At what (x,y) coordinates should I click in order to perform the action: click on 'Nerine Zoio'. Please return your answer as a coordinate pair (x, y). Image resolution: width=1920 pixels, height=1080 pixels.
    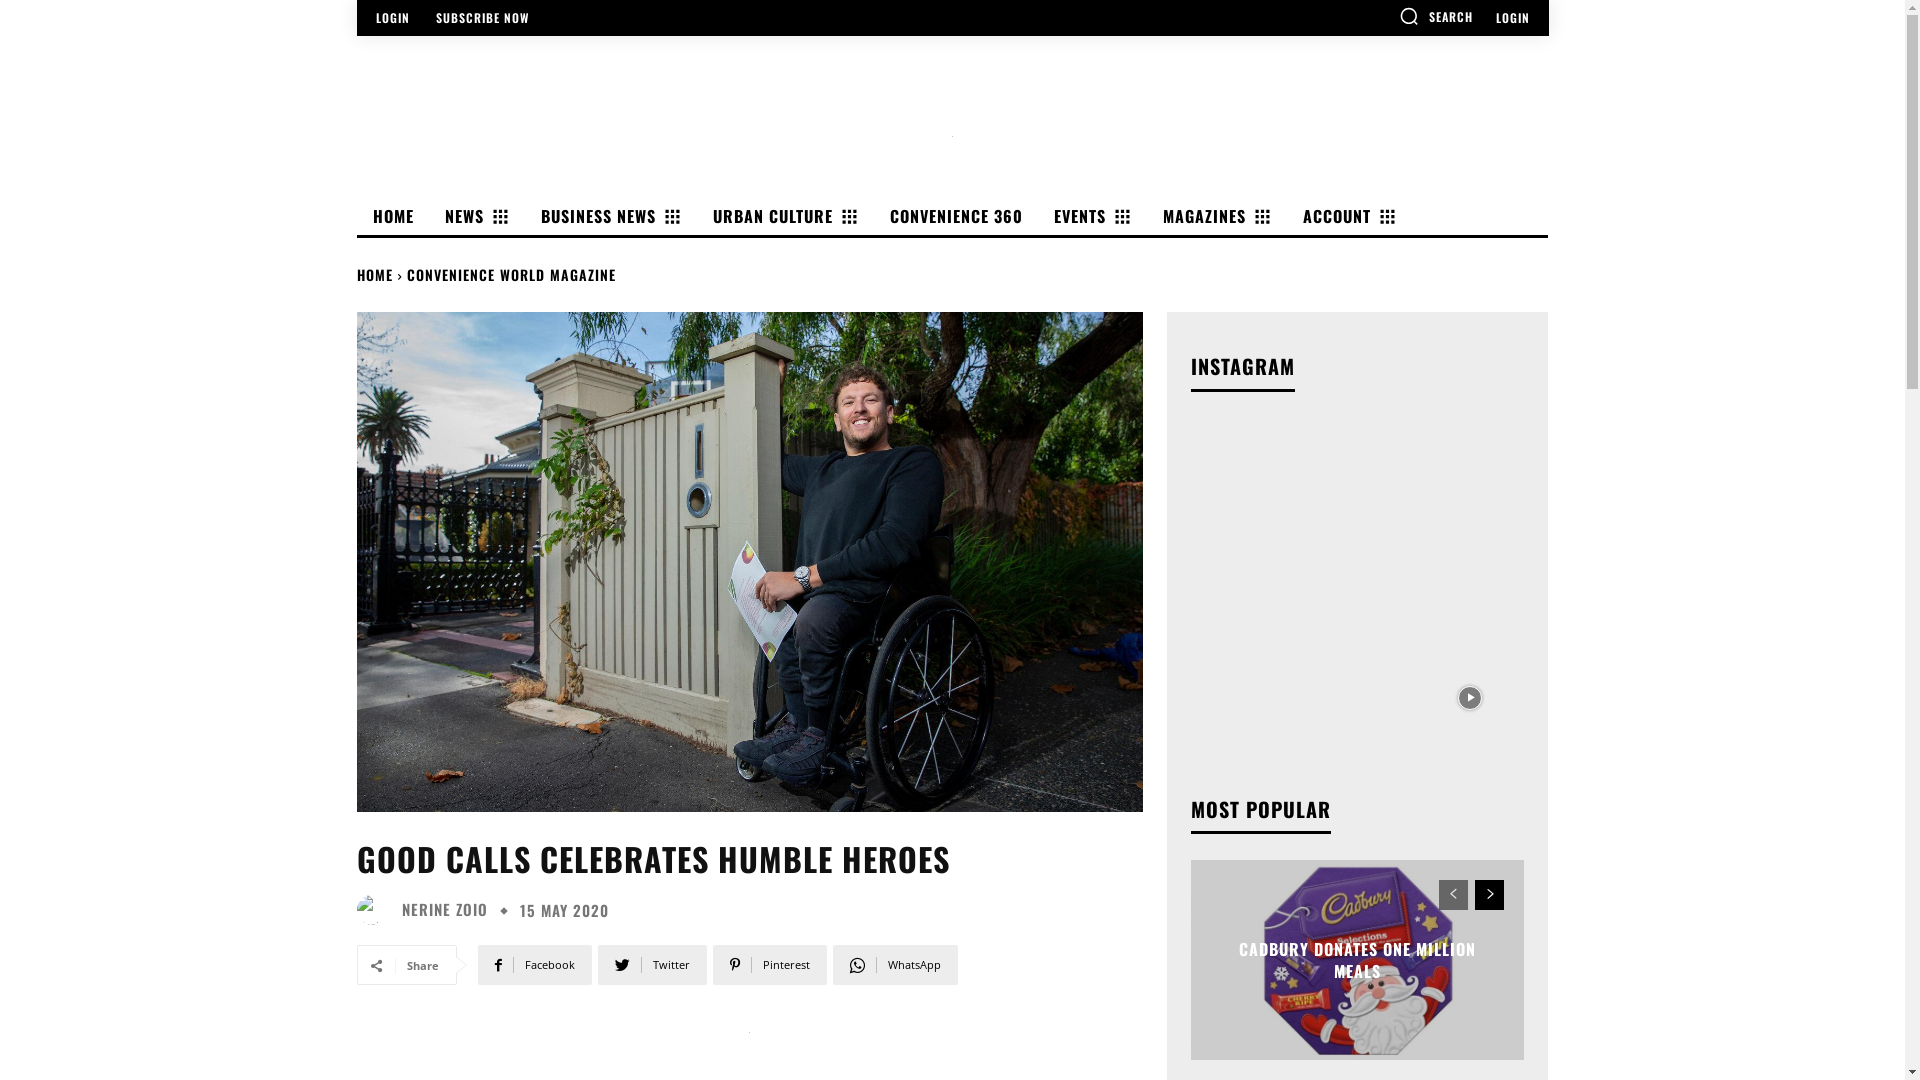
    Looking at the image, I should click on (355, 910).